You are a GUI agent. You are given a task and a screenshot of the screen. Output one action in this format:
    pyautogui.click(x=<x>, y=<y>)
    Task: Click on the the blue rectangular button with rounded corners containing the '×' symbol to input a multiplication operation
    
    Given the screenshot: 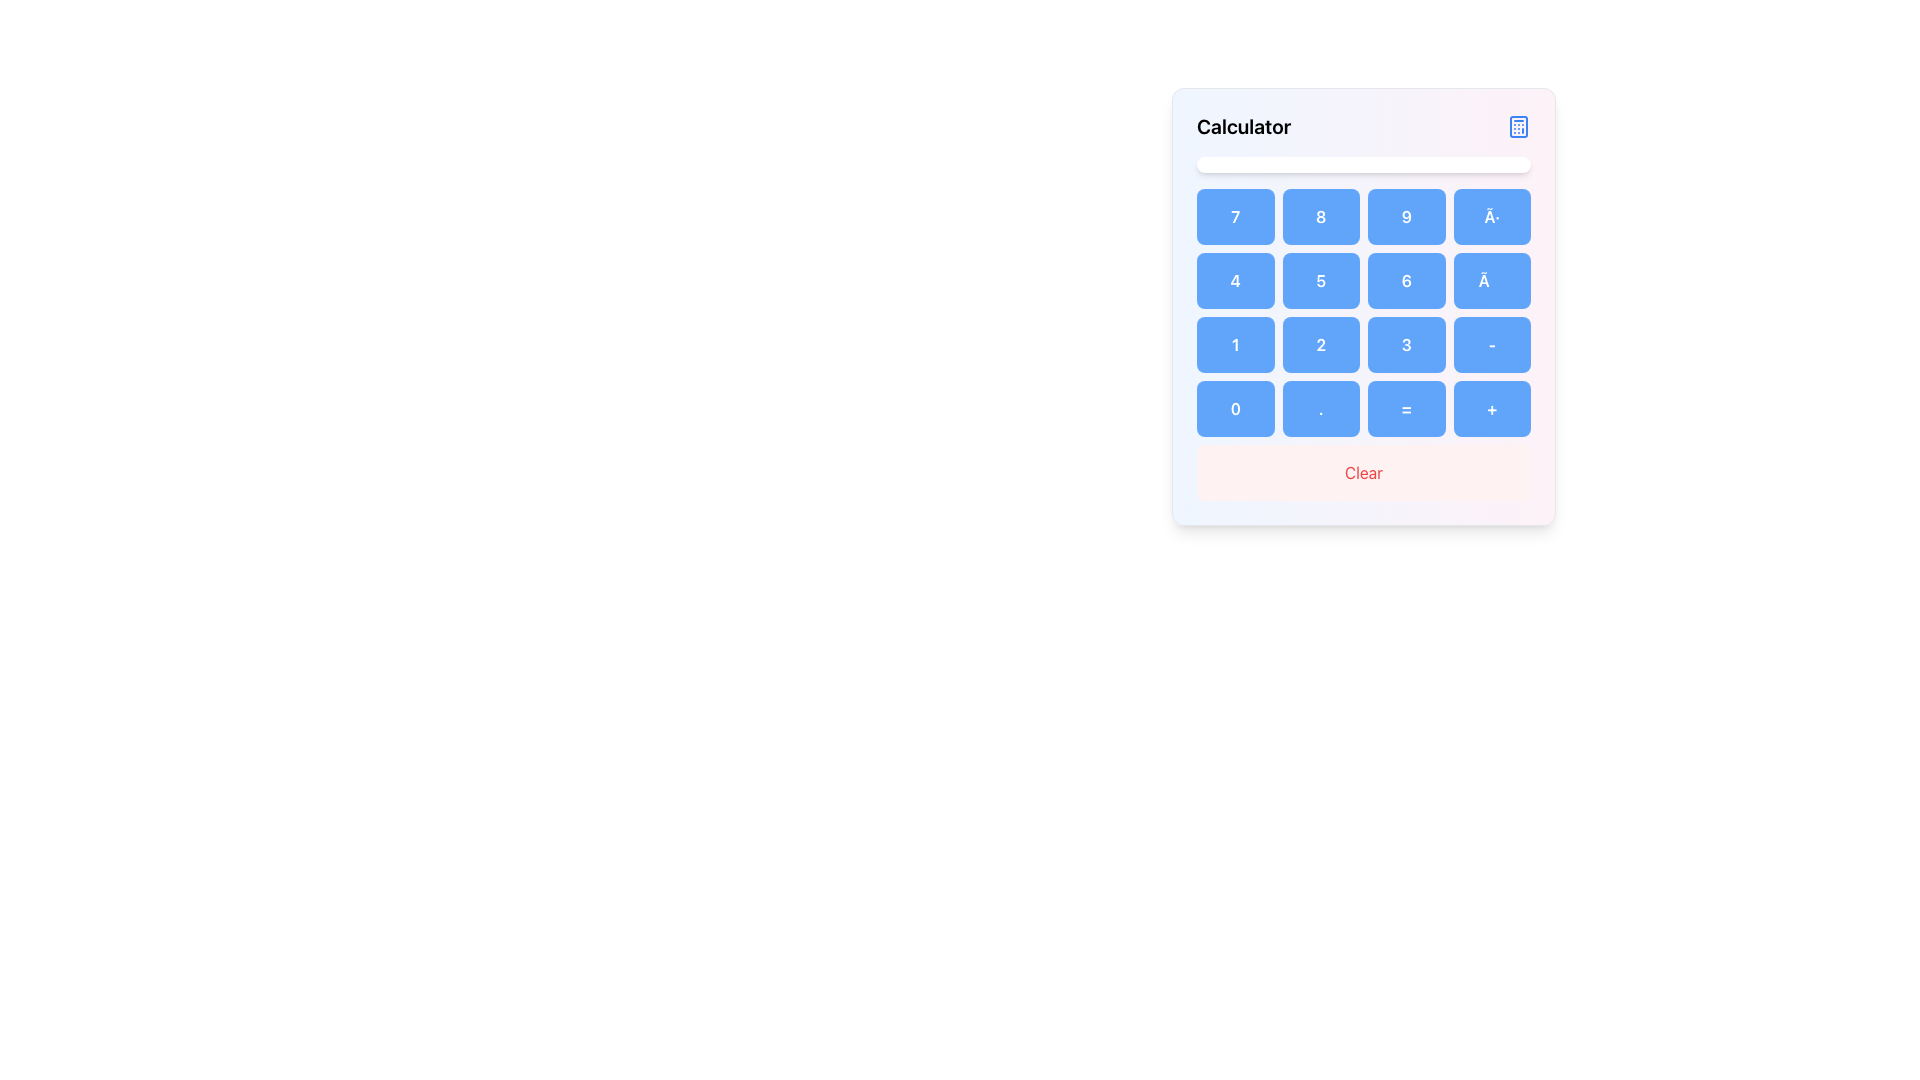 What is the action you would take?
    pyautogui.click(x=1492, y=281)
    